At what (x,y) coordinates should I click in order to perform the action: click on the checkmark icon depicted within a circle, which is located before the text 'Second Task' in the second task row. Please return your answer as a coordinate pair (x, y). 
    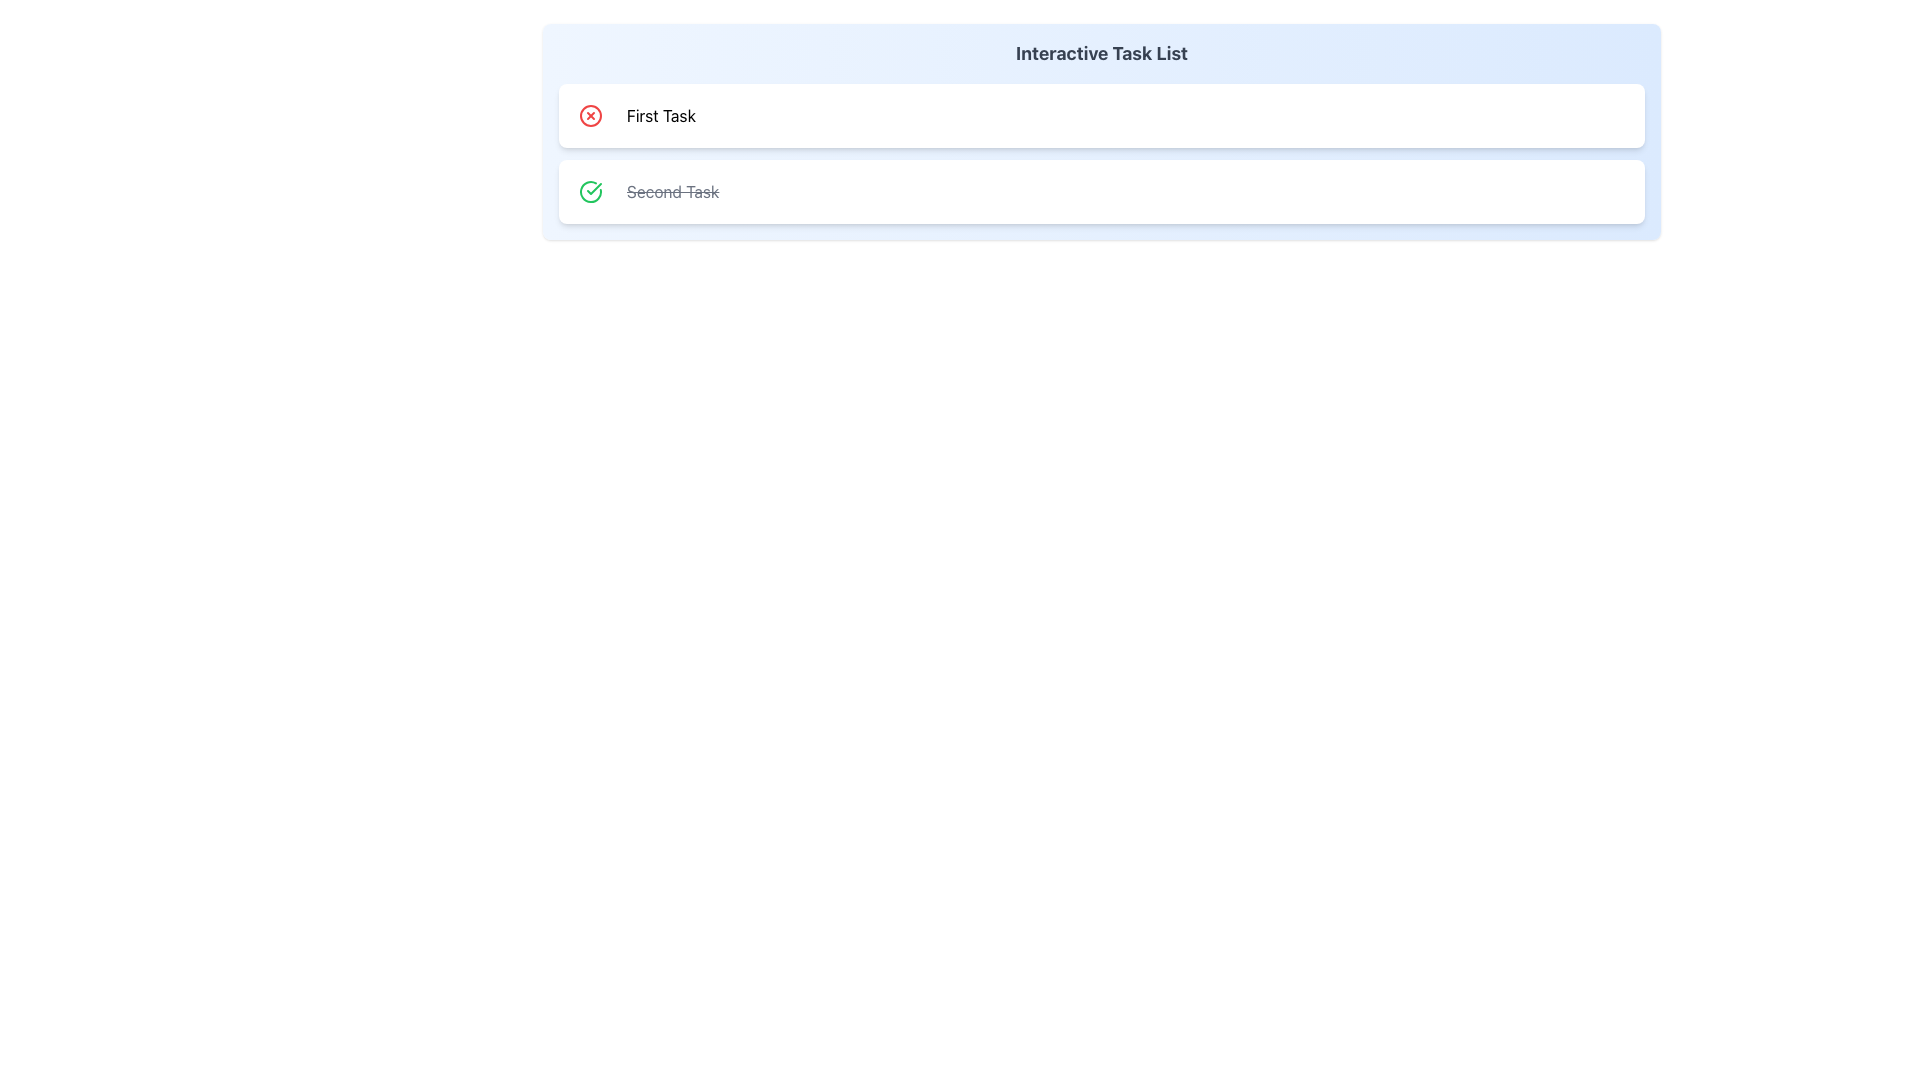
    Looking at the image, I should click on (593, 189).